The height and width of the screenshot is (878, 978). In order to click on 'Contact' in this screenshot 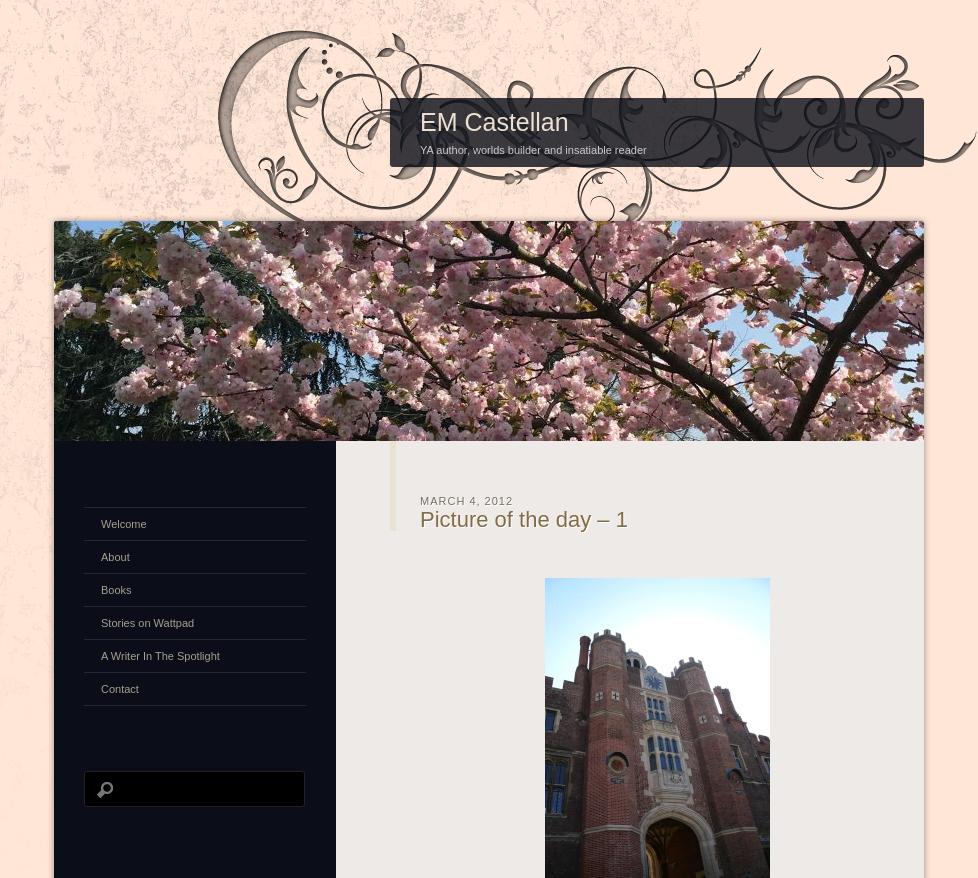, I will do `click(101, 688)`.